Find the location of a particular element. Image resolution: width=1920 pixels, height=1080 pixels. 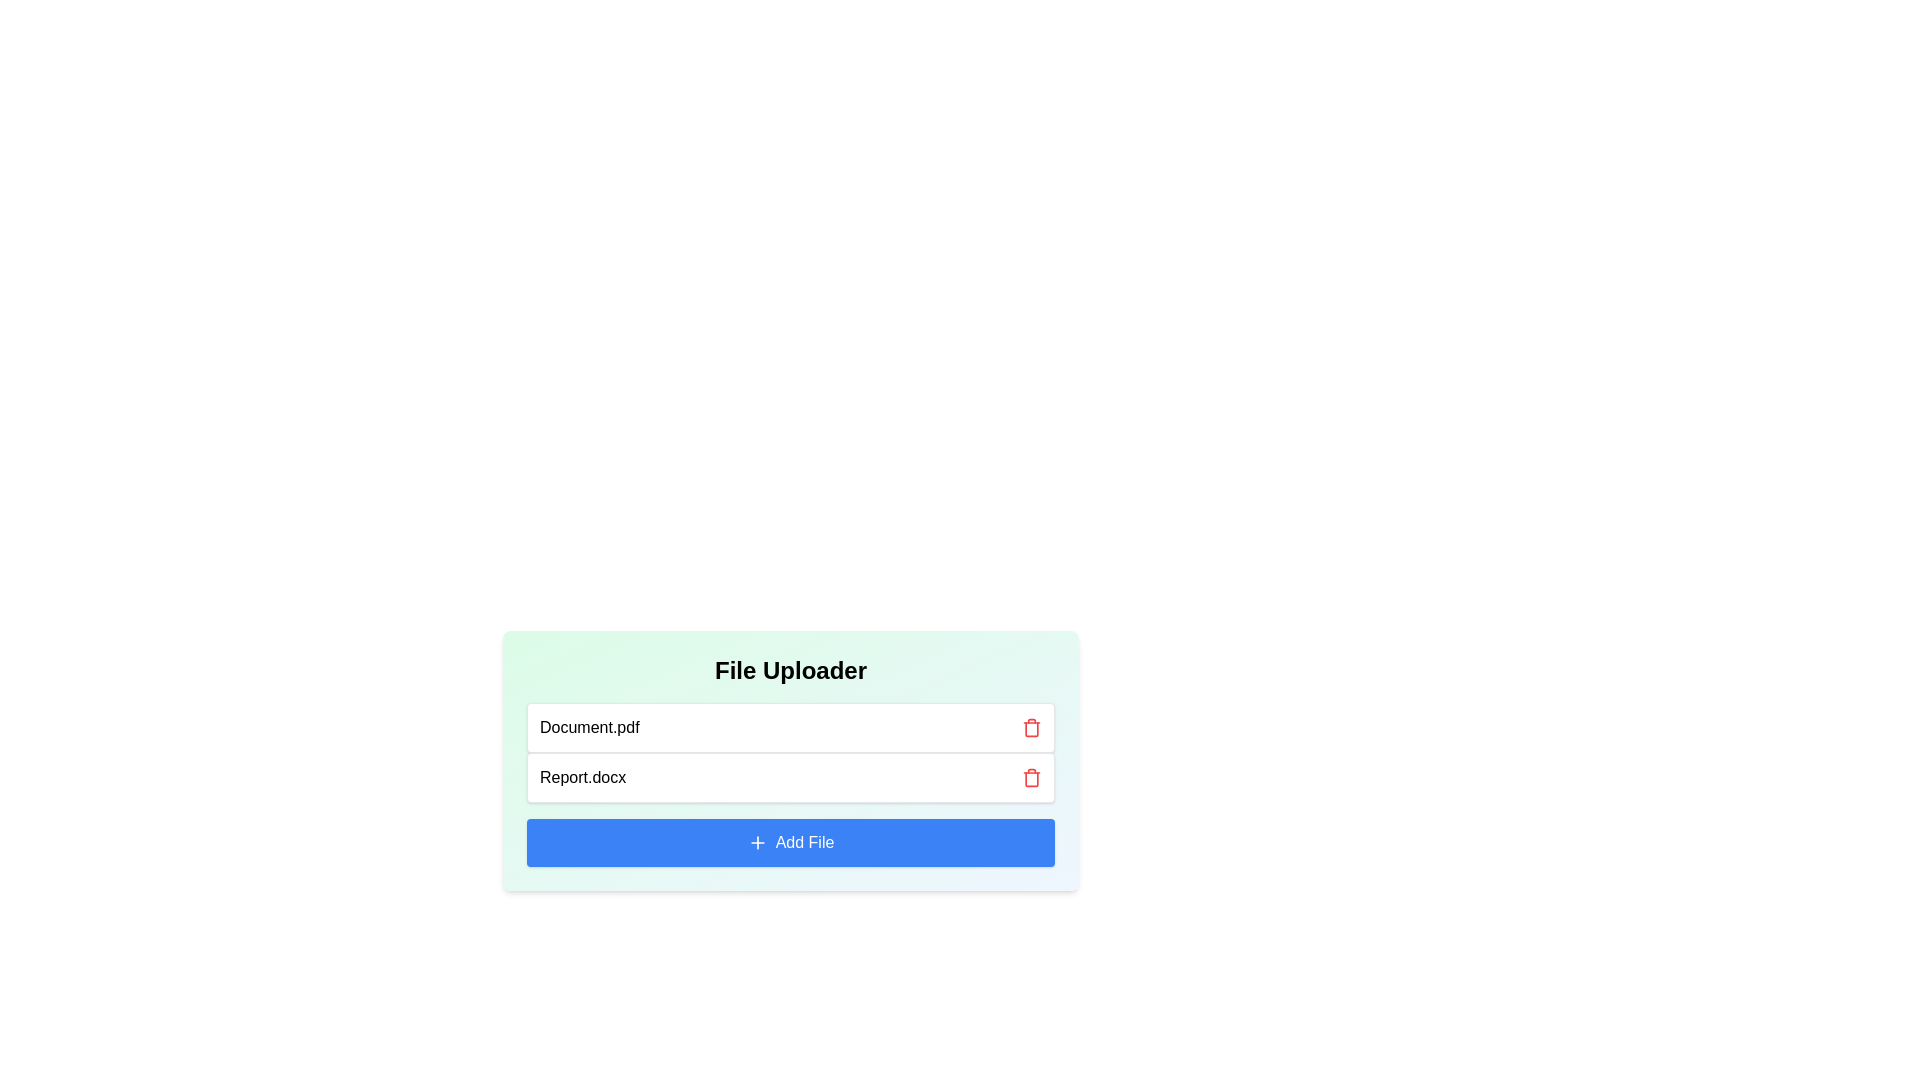

the text display element that represents the name of an uploaded file in the file management interface is located at coordinates (582, 777).